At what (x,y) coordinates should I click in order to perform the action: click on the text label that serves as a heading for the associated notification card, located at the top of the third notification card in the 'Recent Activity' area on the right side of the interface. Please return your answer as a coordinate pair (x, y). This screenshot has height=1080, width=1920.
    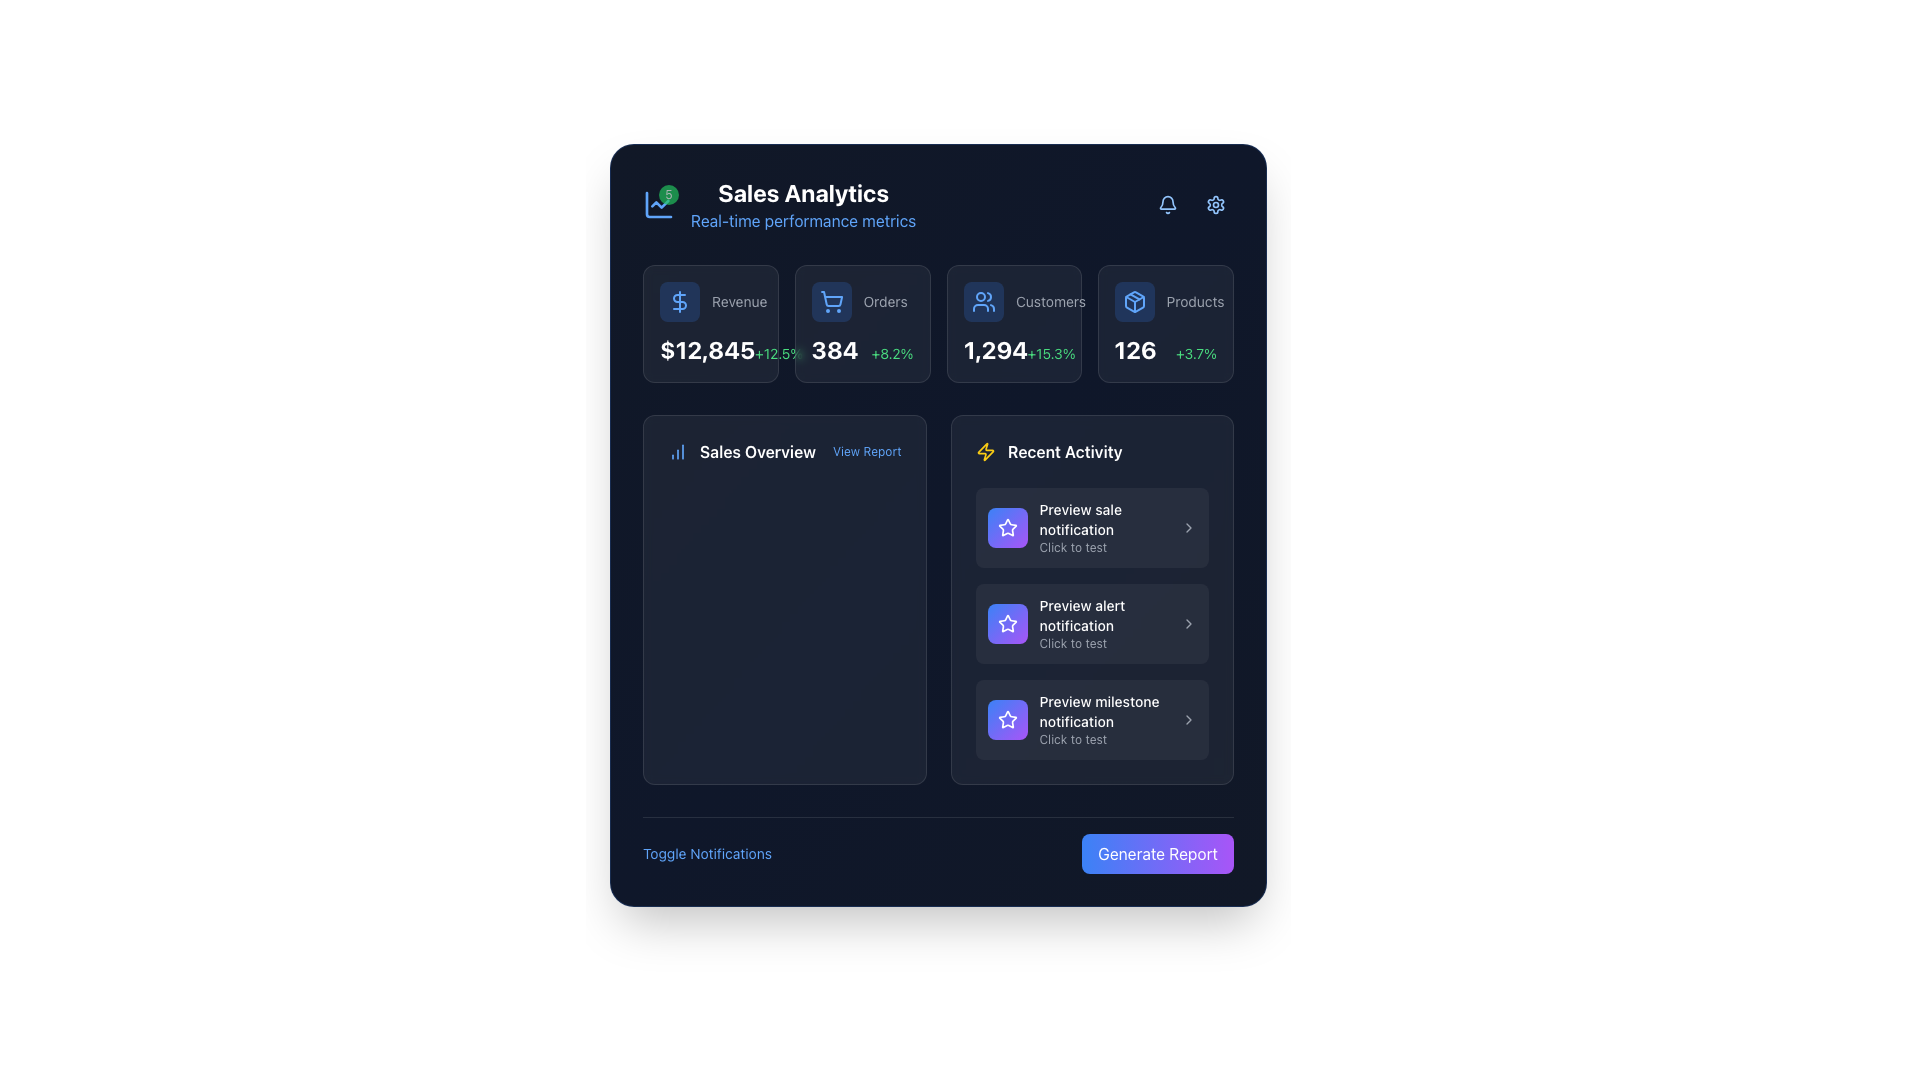
    Looking at the image, I should click on (1103, 711).